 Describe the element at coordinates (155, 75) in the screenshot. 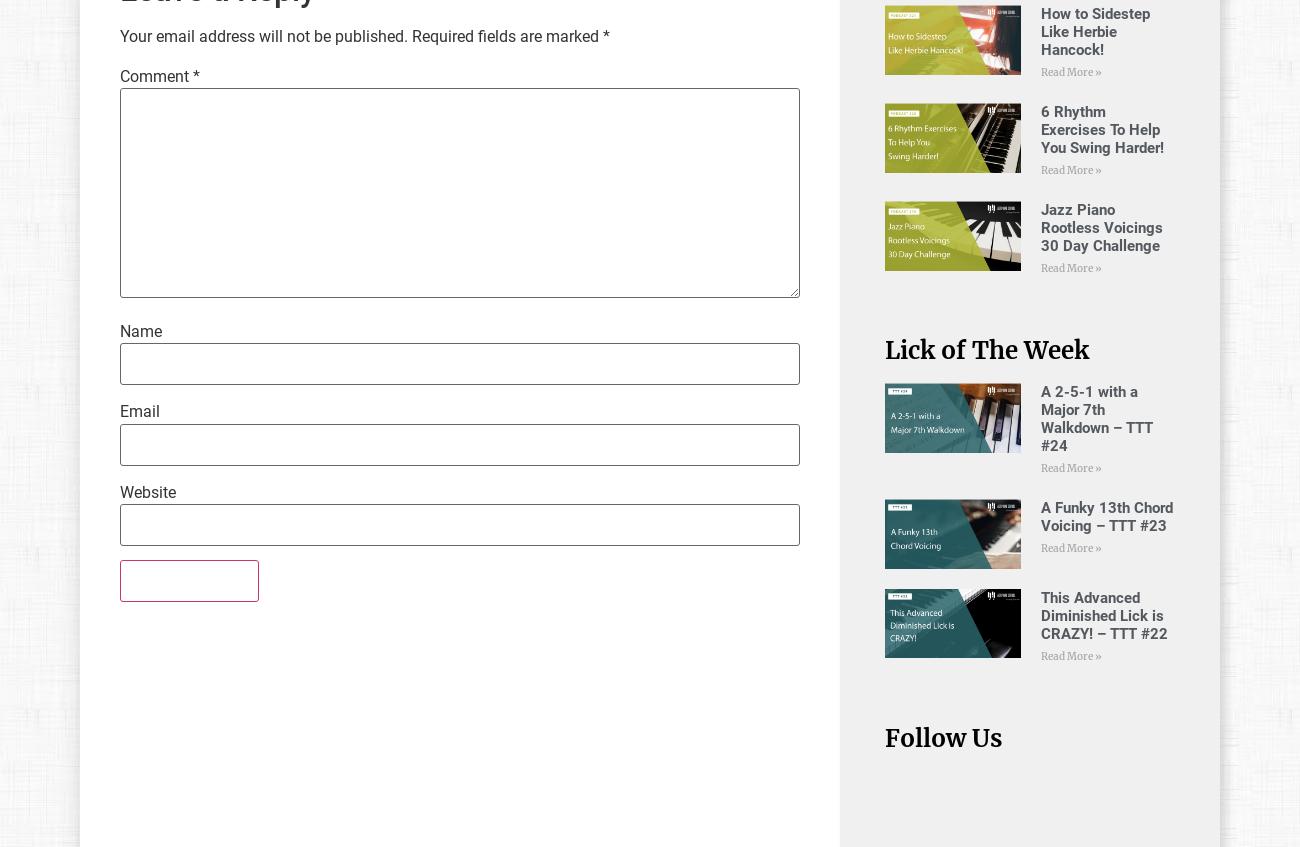

I see `'Comment'` at that location.